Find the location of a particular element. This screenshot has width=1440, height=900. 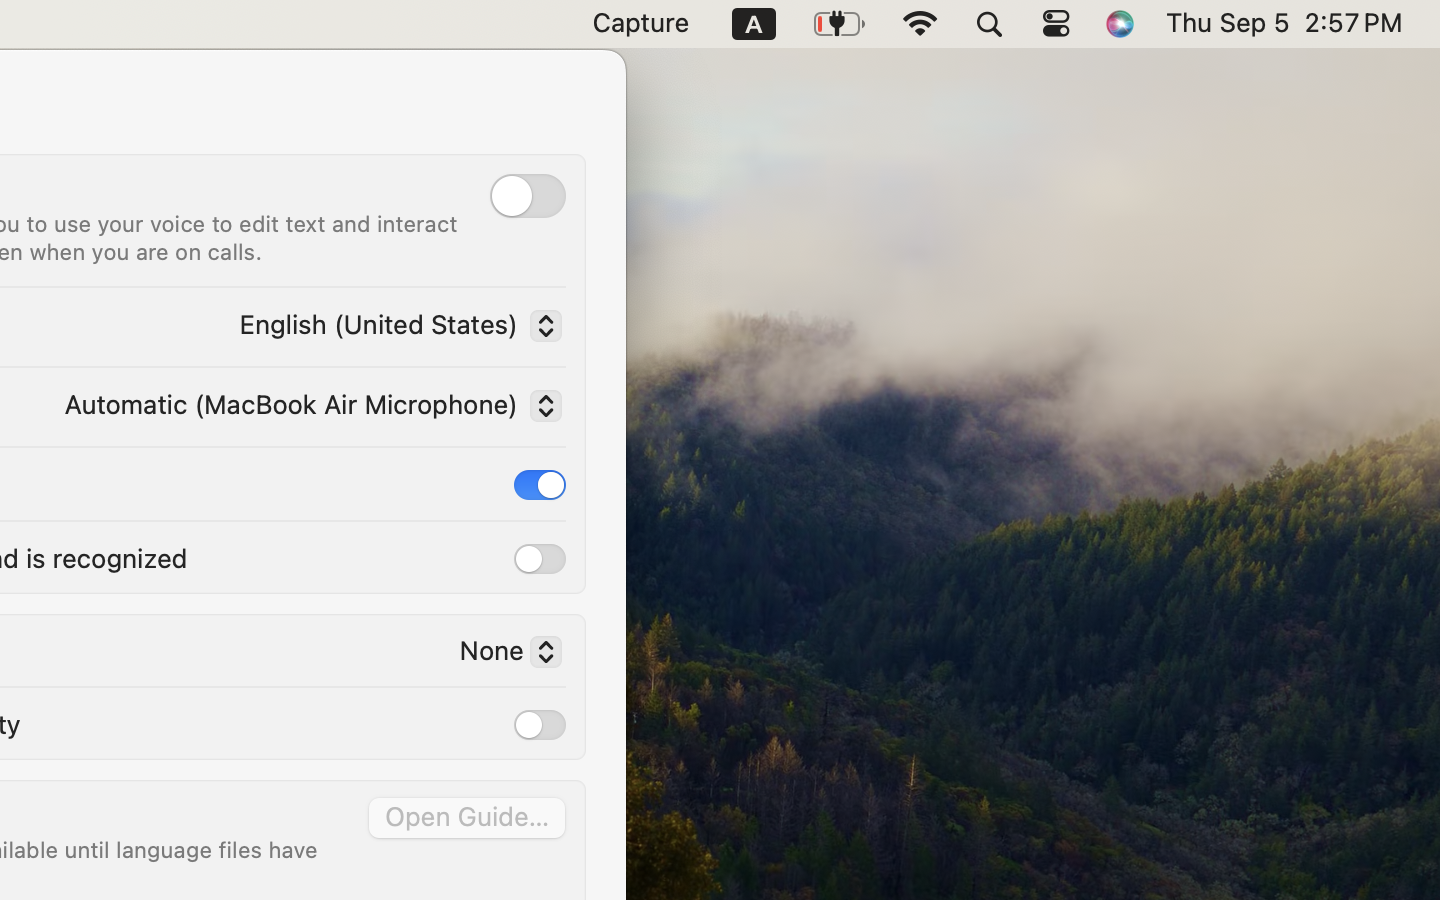

'English (United States)' is located at coordinates (393, 328).